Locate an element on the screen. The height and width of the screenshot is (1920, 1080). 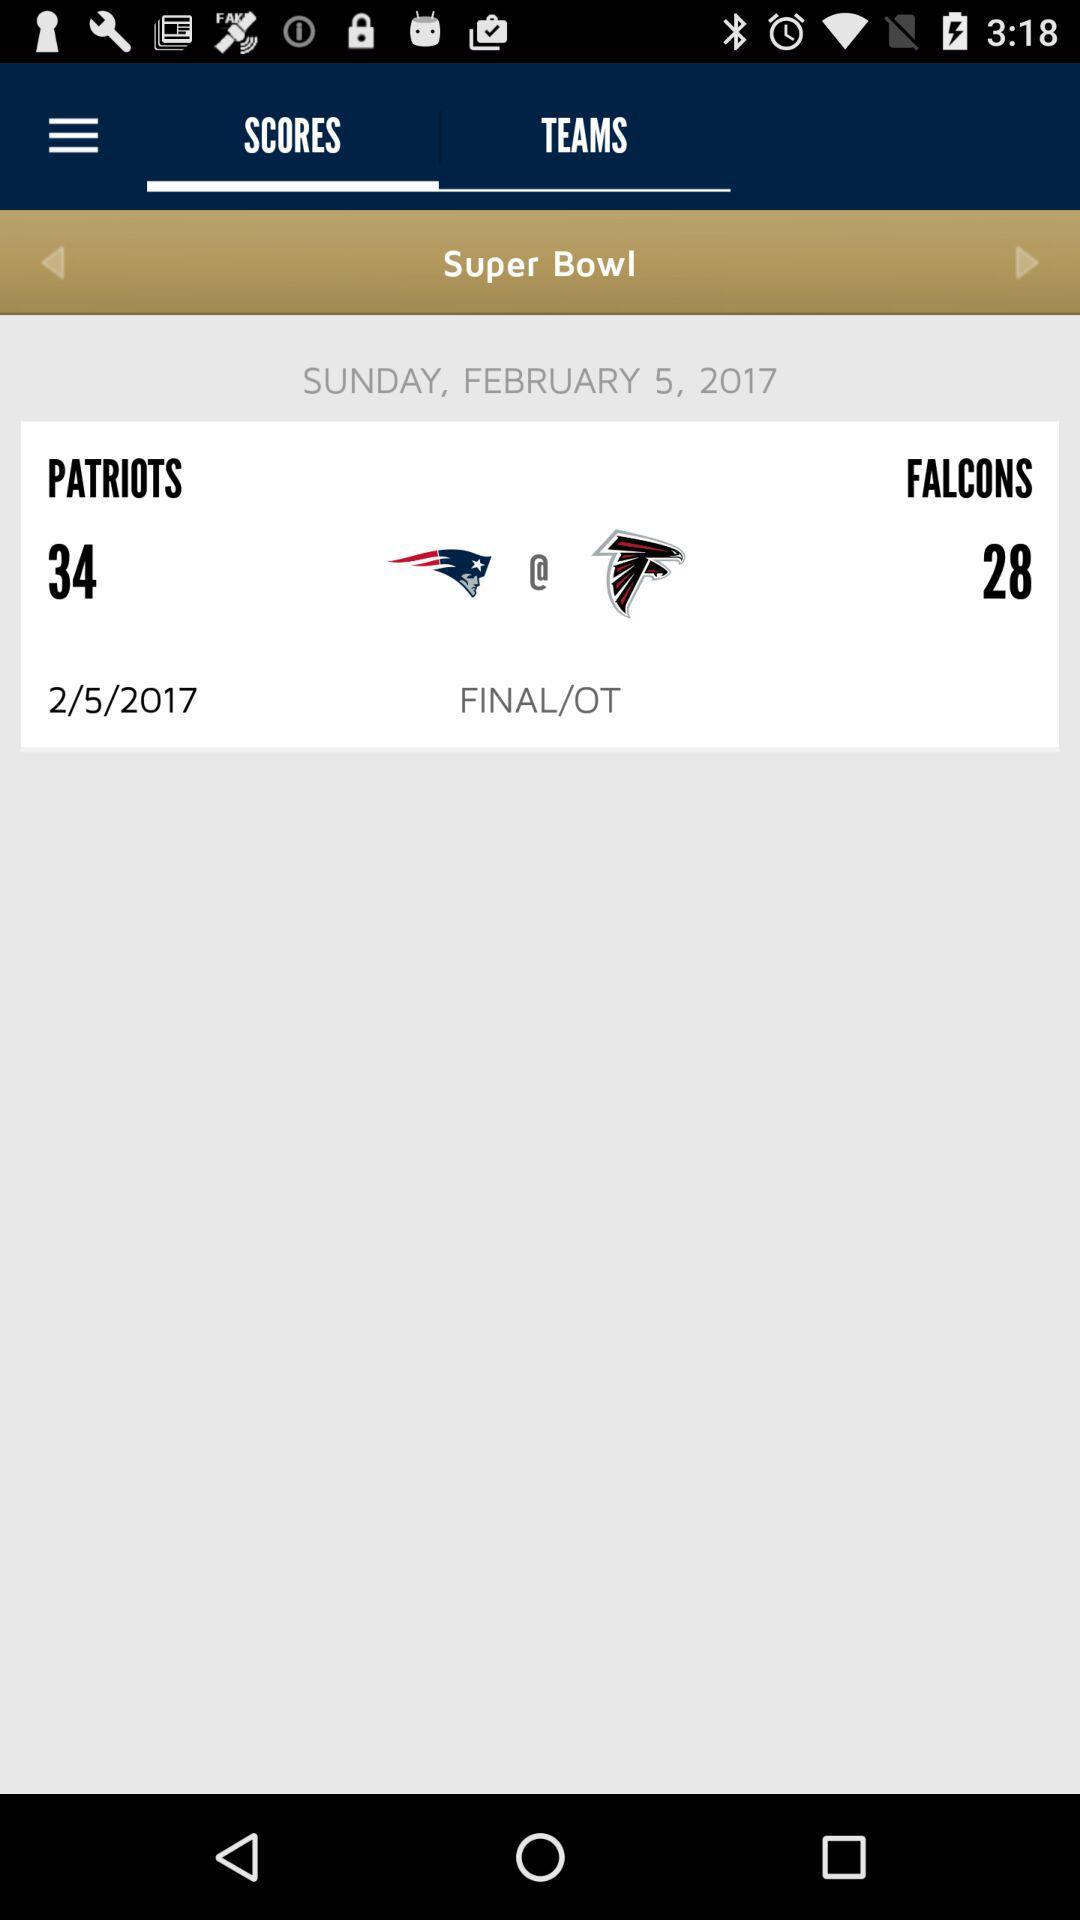
the arrow_backward icon is located at coordinates (51, 279).